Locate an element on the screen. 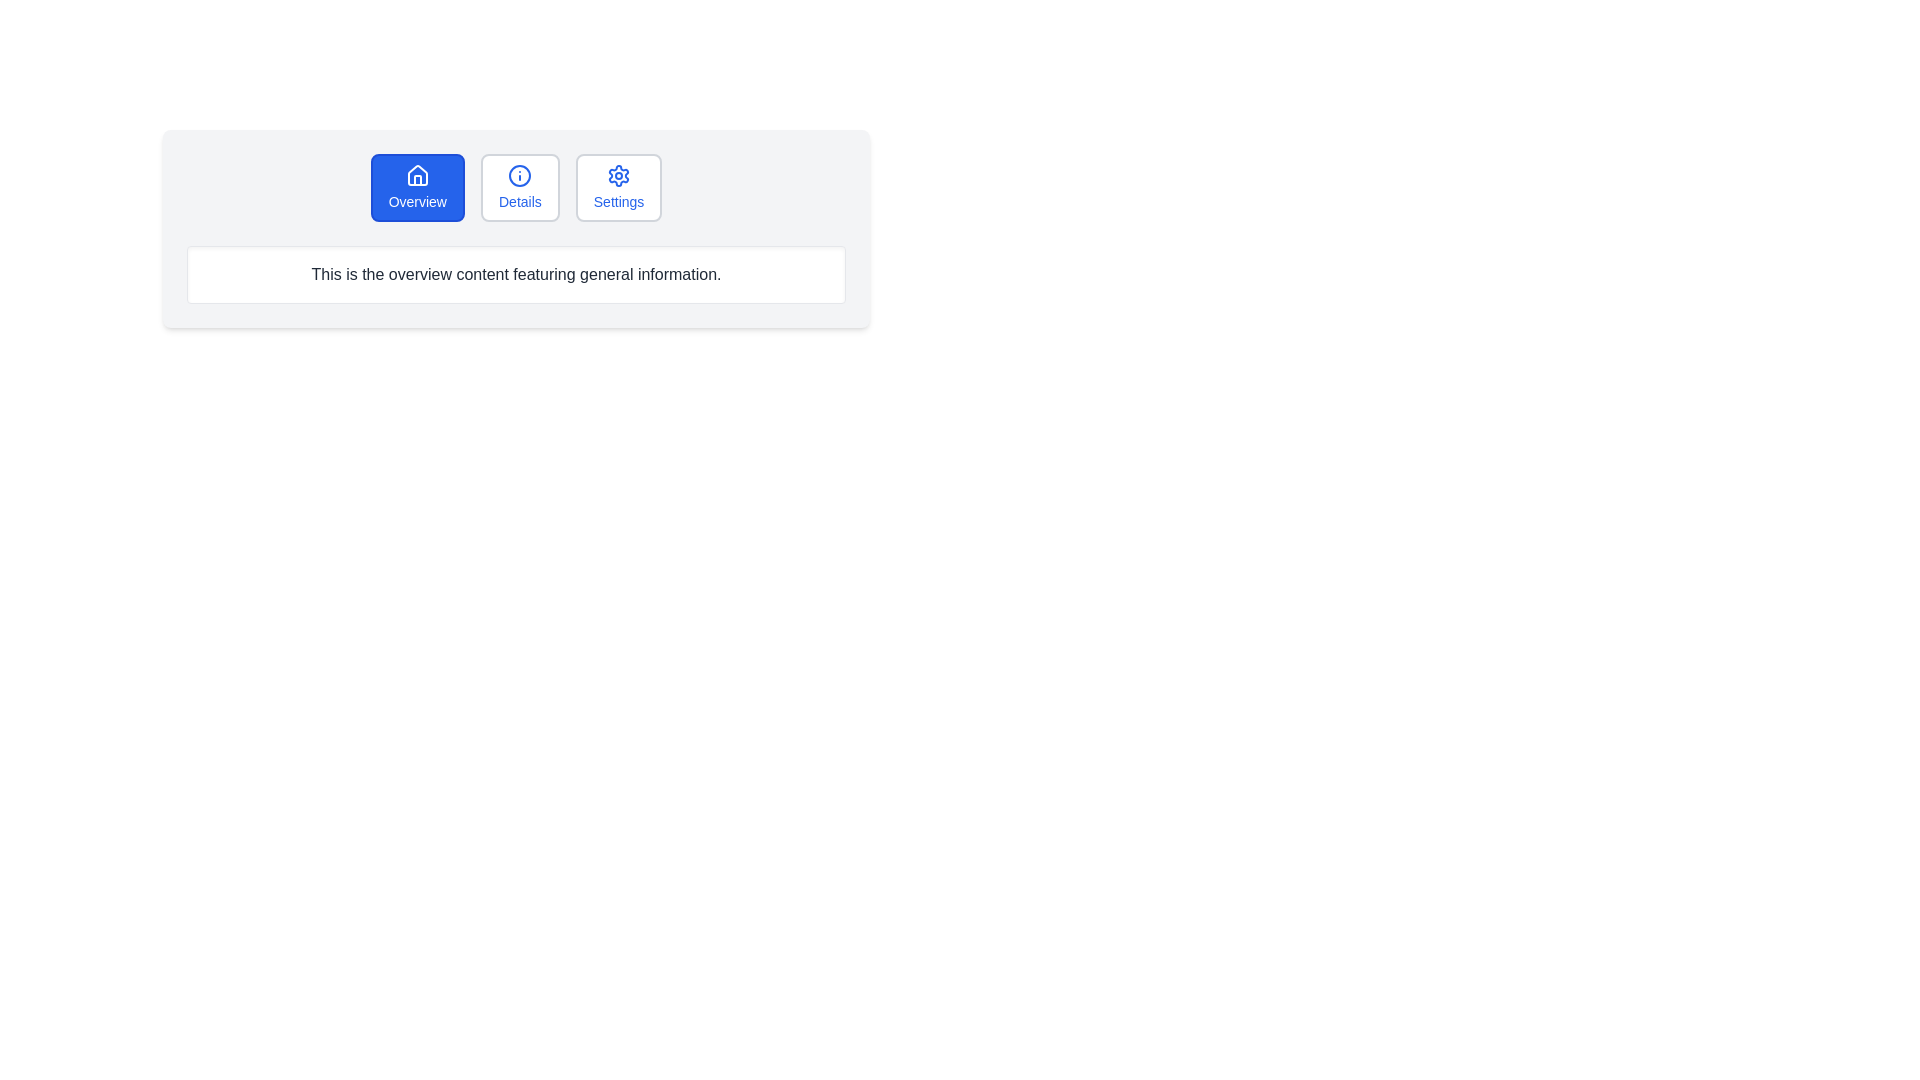 The height and width of the screenshot is (1080, 1920). the Details tab is located at coordinates (520, 188).